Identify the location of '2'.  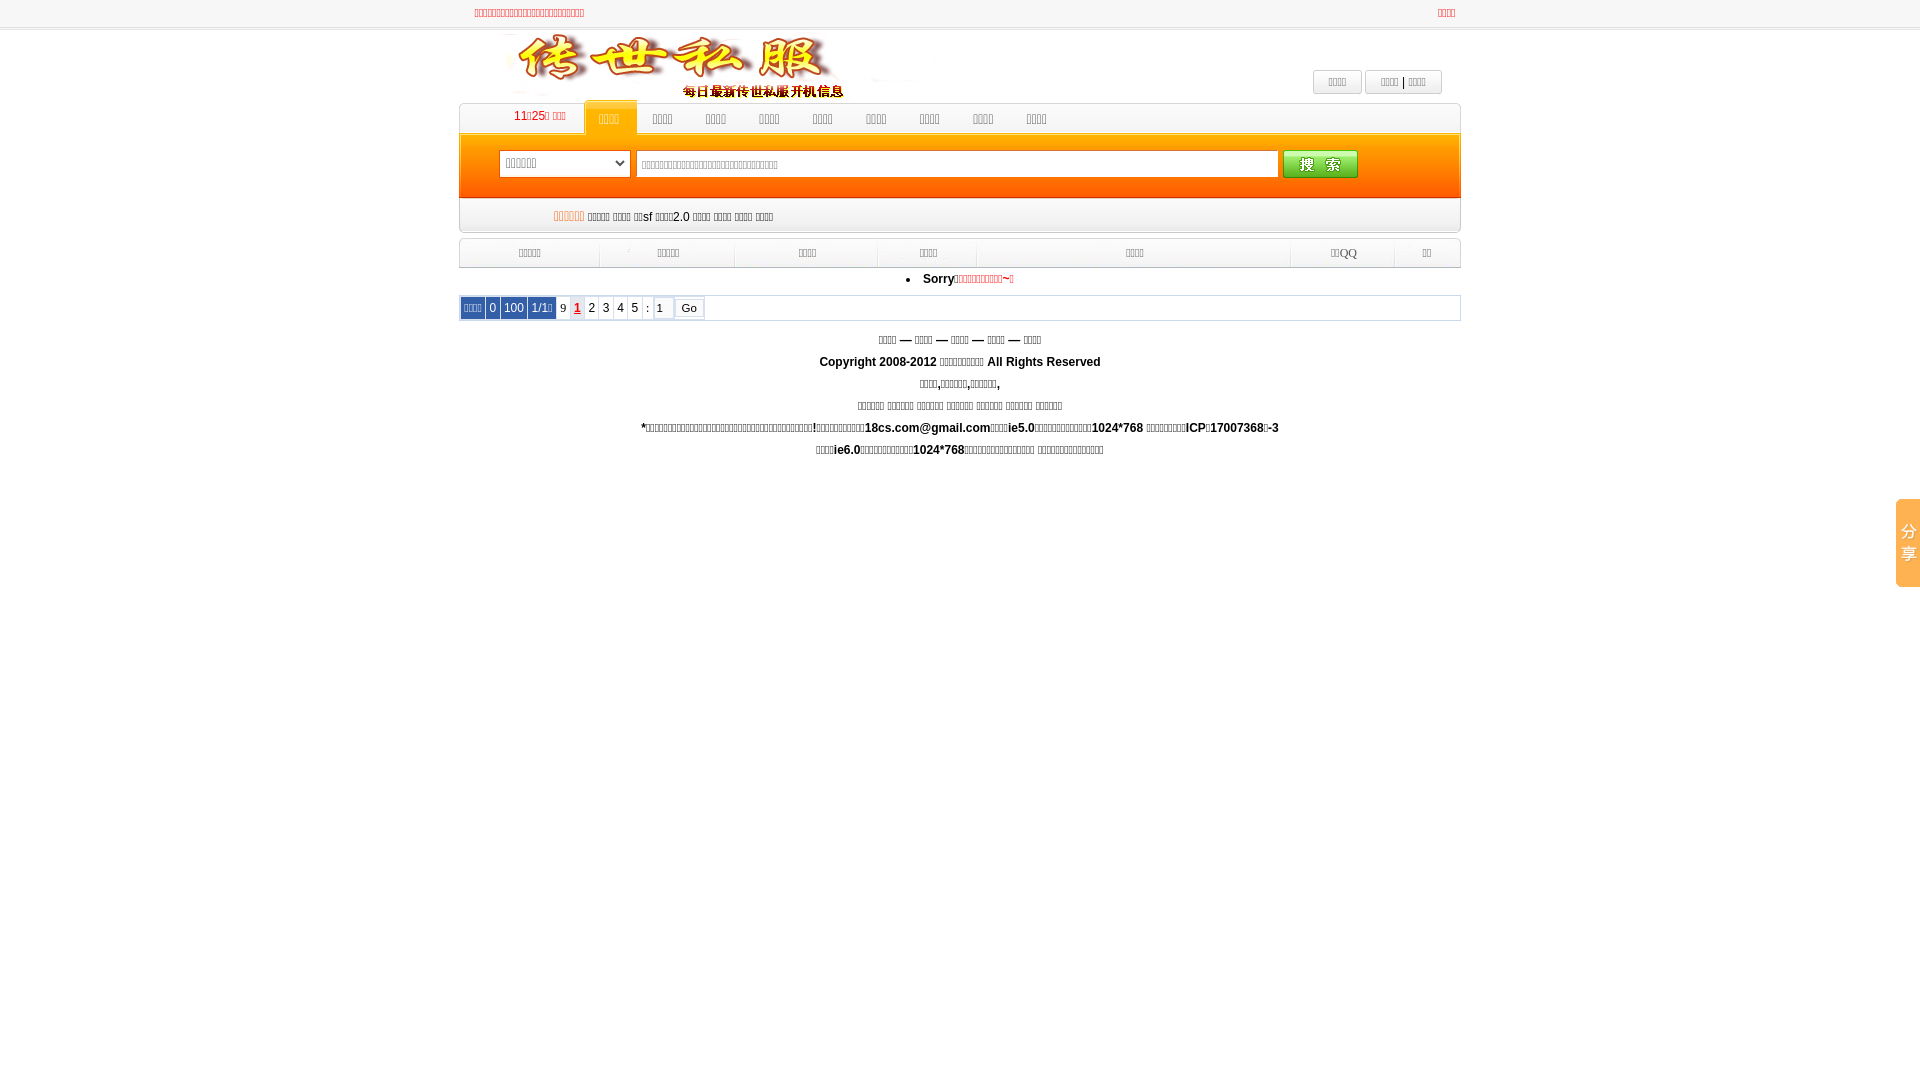
(587, 308).